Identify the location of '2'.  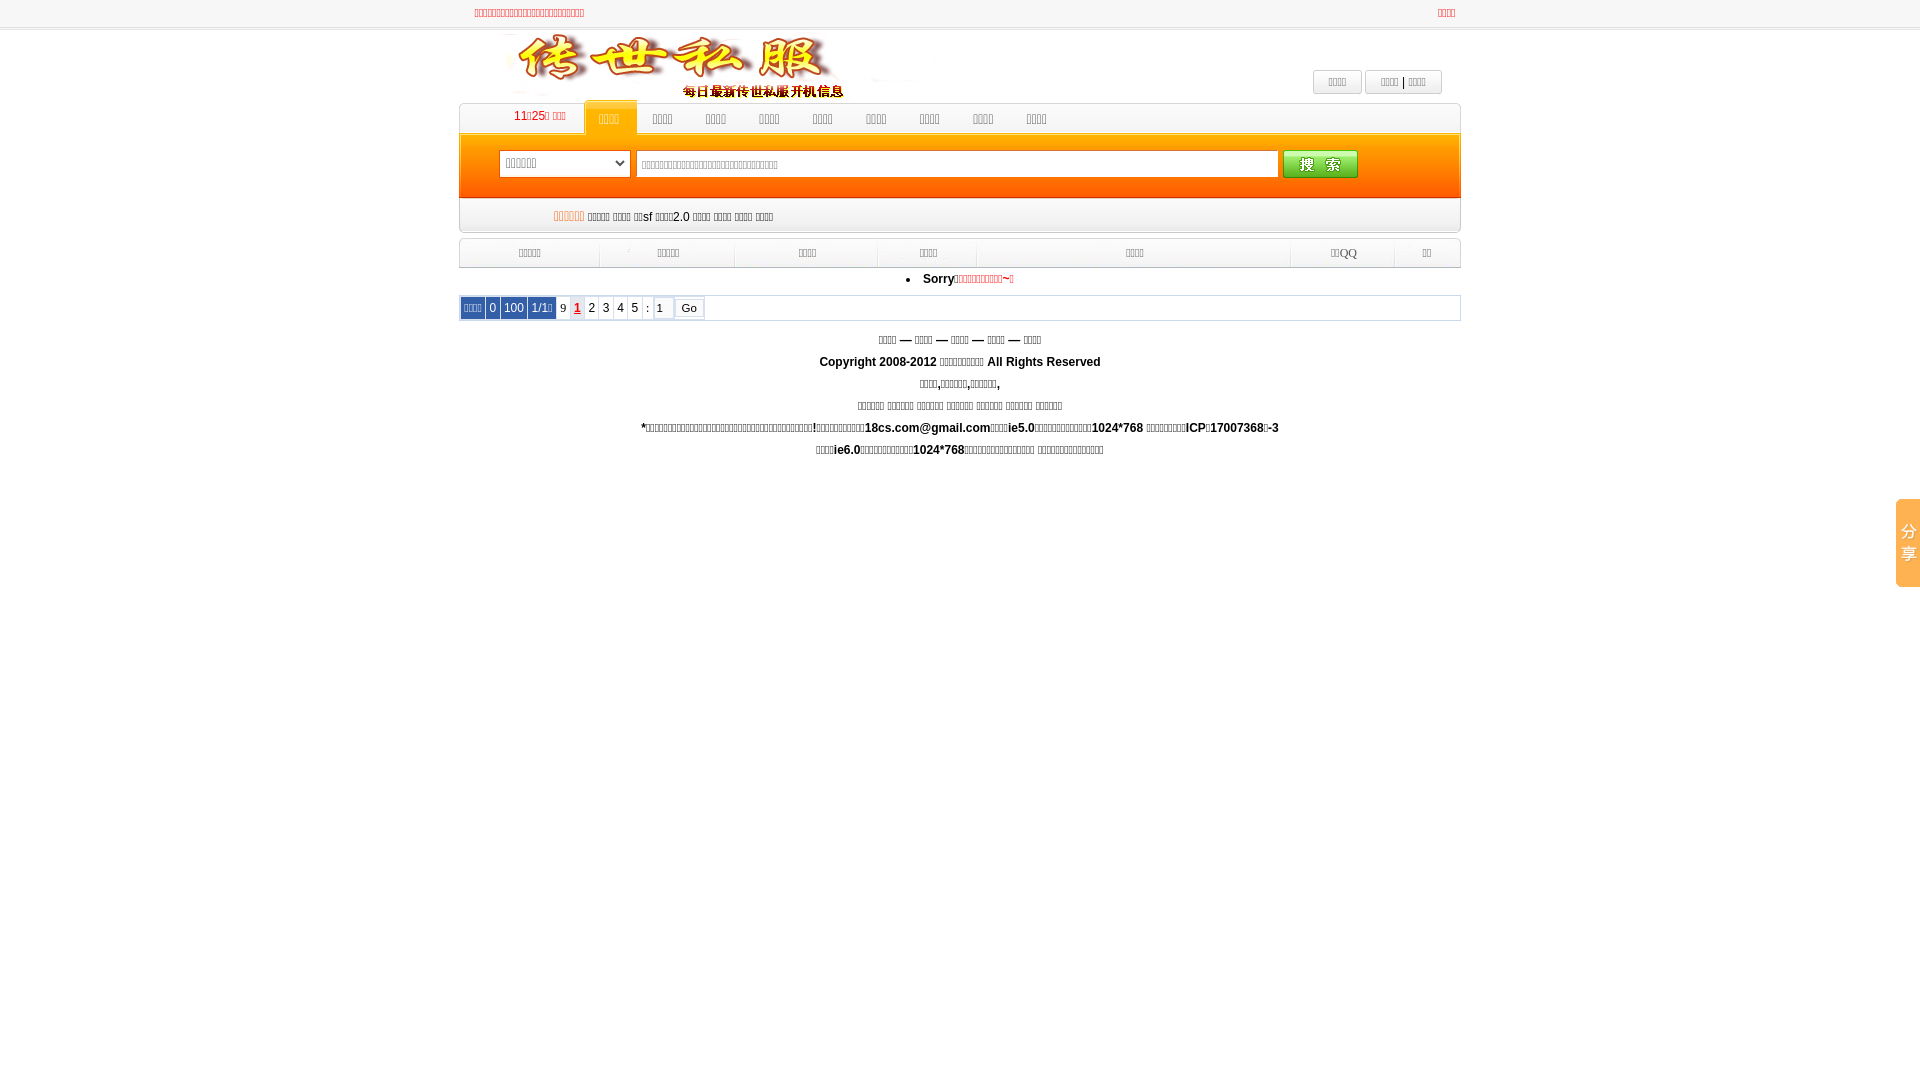
(587, 308).